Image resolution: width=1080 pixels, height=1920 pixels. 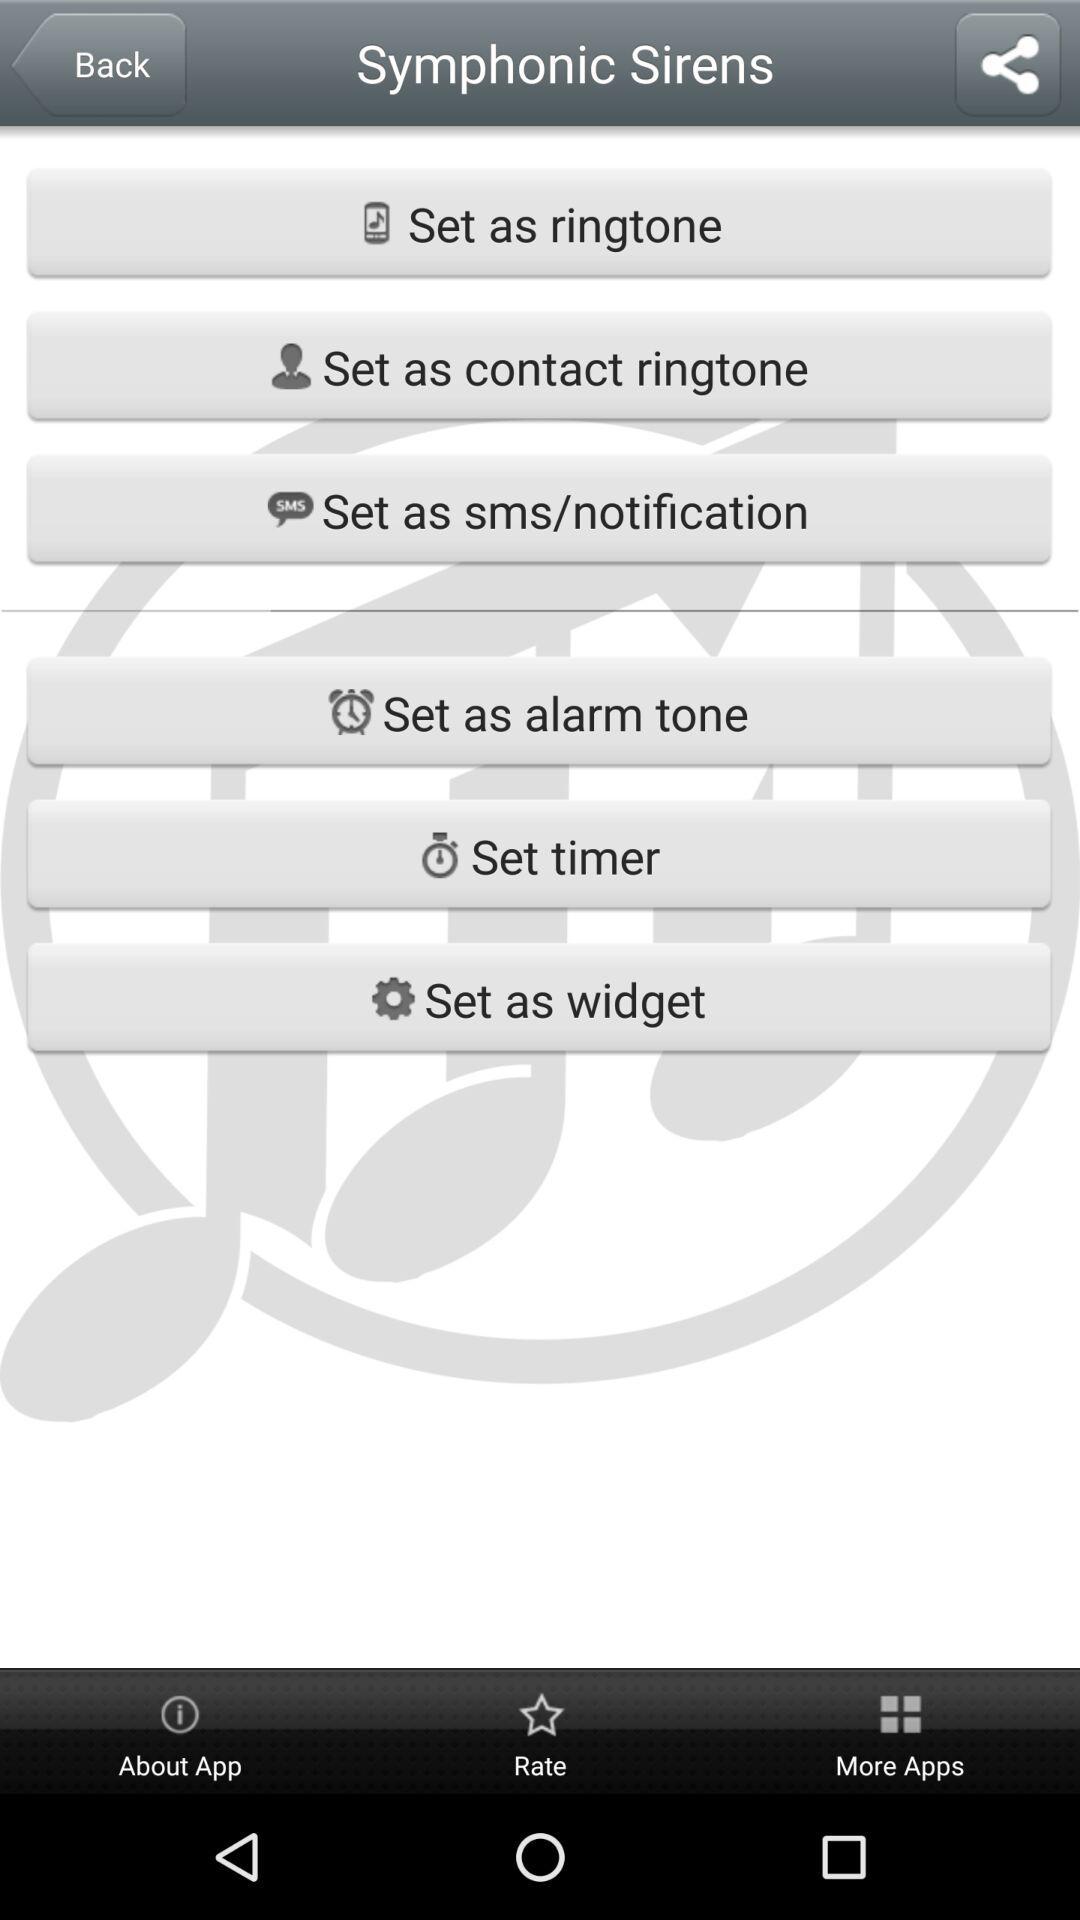 What do you see at coordinates (377, 222) in the screenshot?
I see `the icon on left to the button set as ringtone on the web page` at bounding box center [377, 222].